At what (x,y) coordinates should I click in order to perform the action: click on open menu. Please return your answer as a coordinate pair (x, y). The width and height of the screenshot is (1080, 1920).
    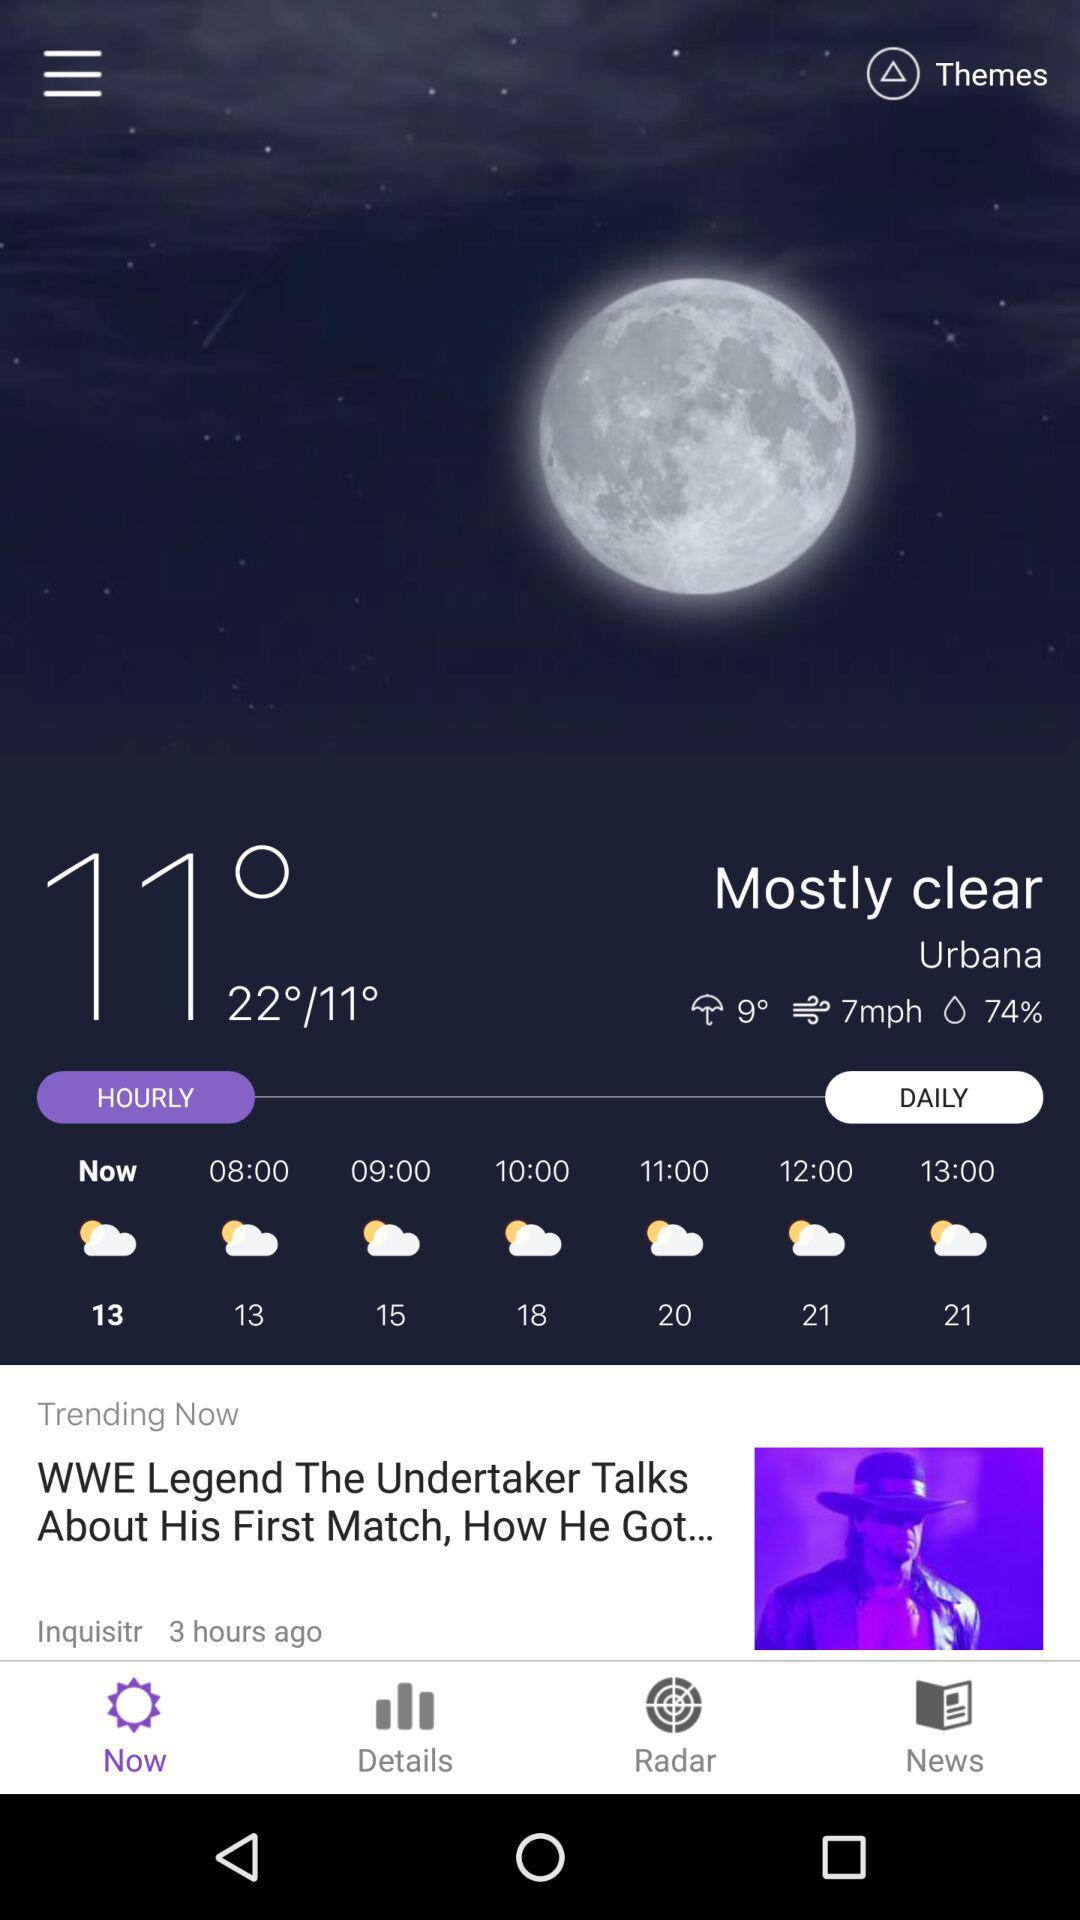
    Looking at the image, I should click on (72, 73).